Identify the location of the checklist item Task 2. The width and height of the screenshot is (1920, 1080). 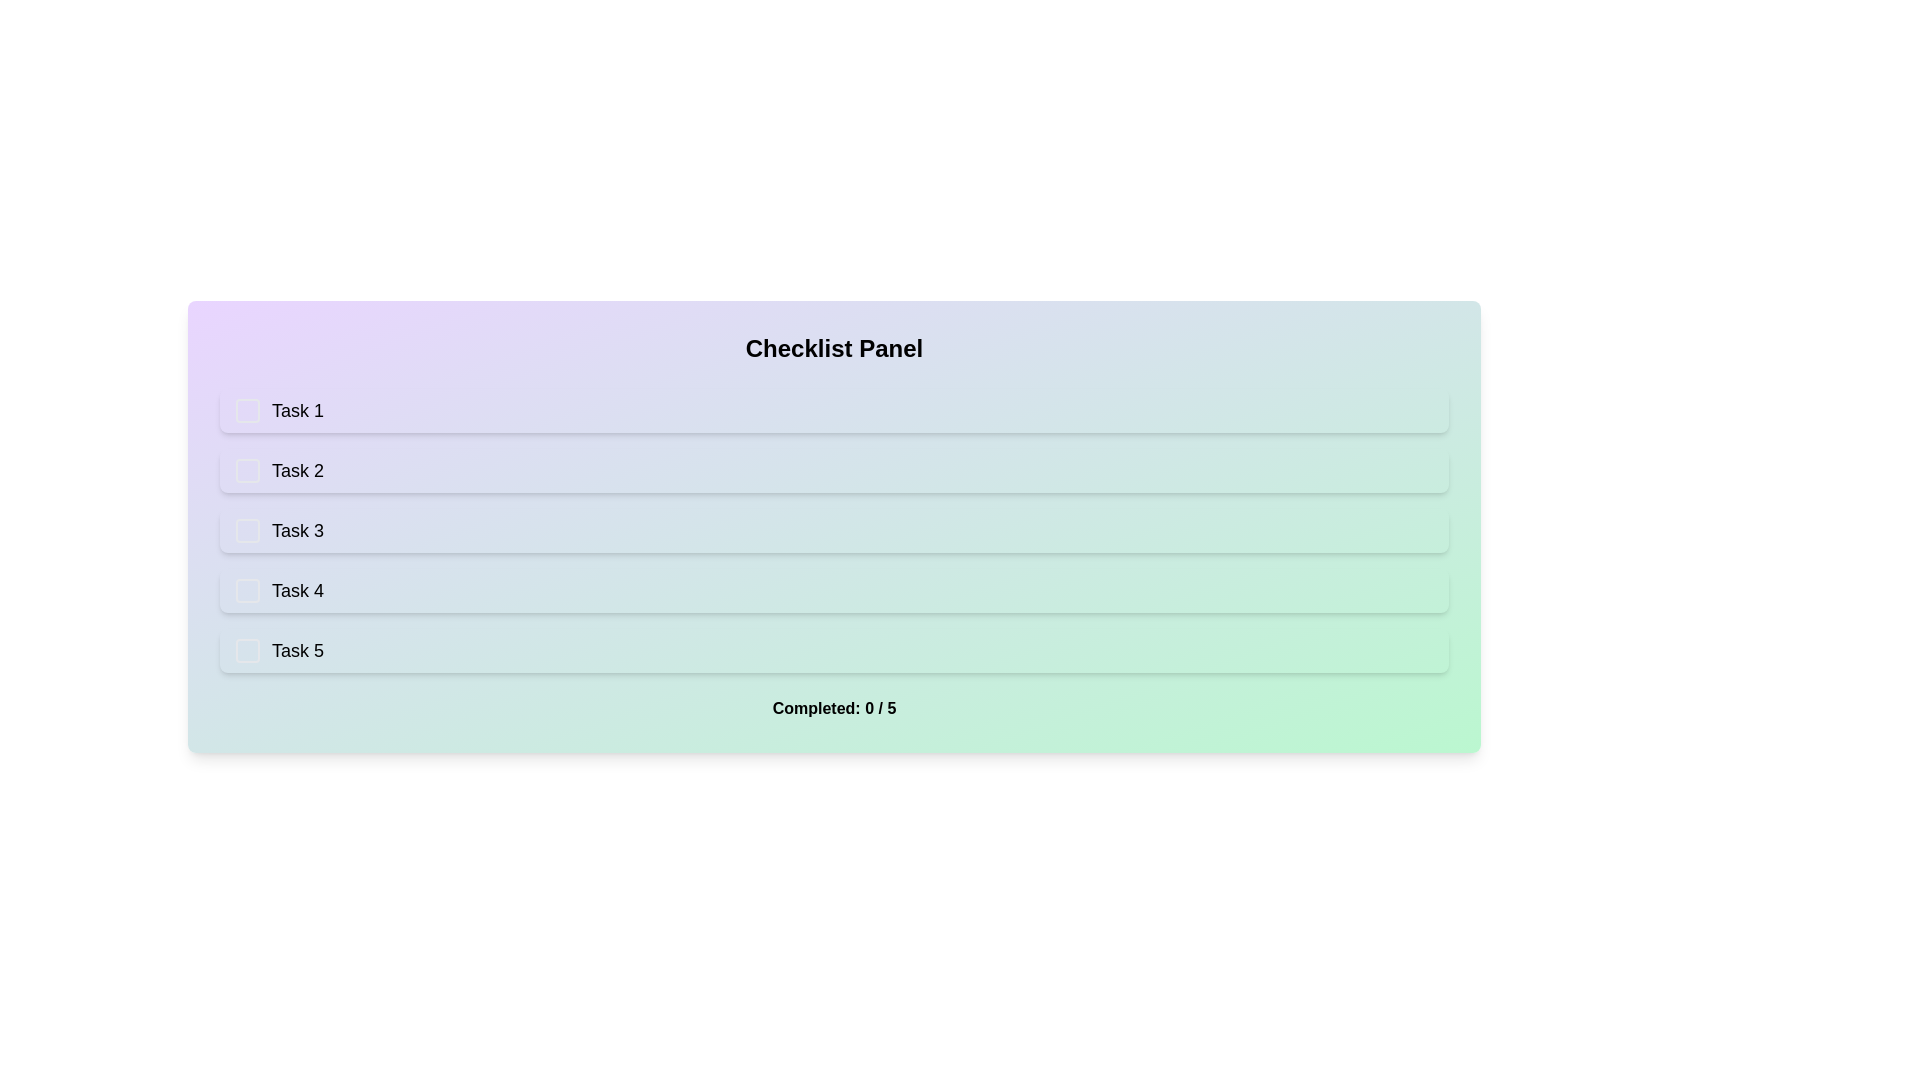
(834, 470).